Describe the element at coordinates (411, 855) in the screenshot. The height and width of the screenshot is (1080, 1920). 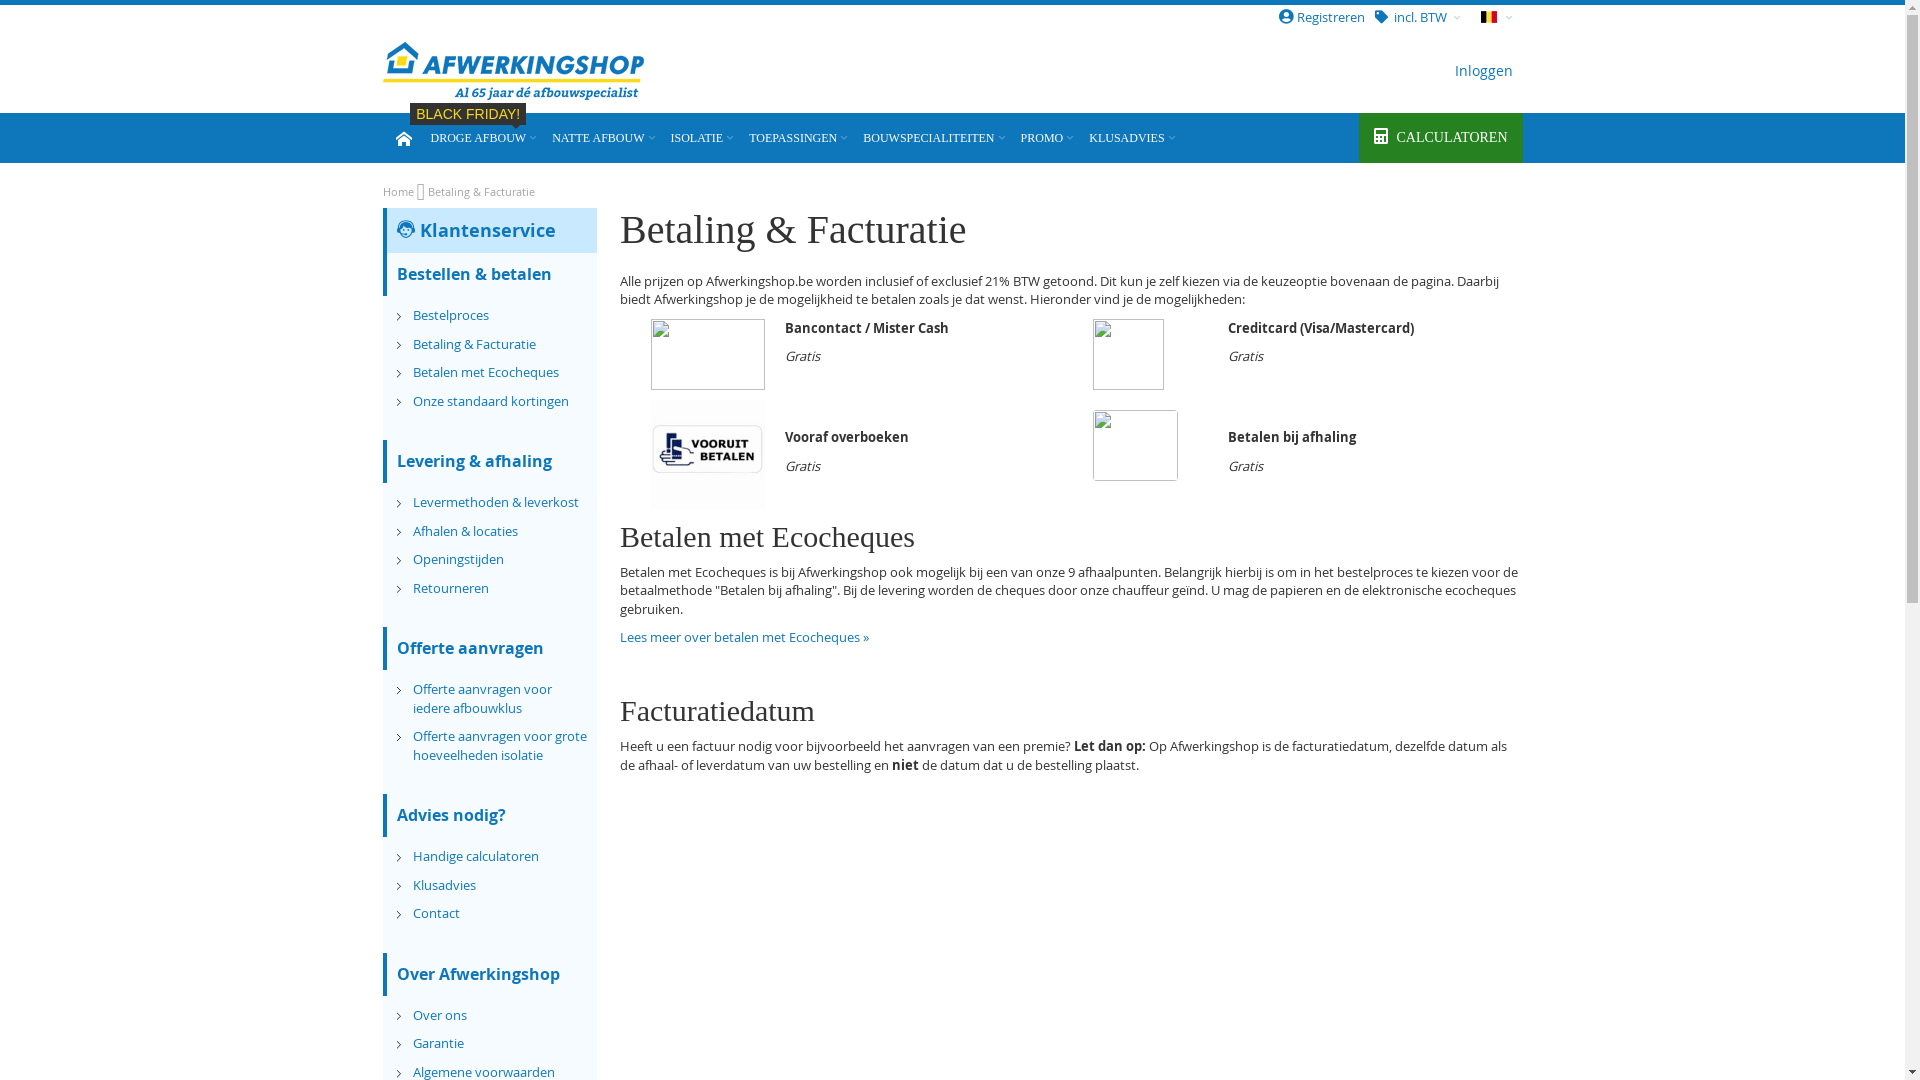
I see `'Handige calculatoren'` at that location.